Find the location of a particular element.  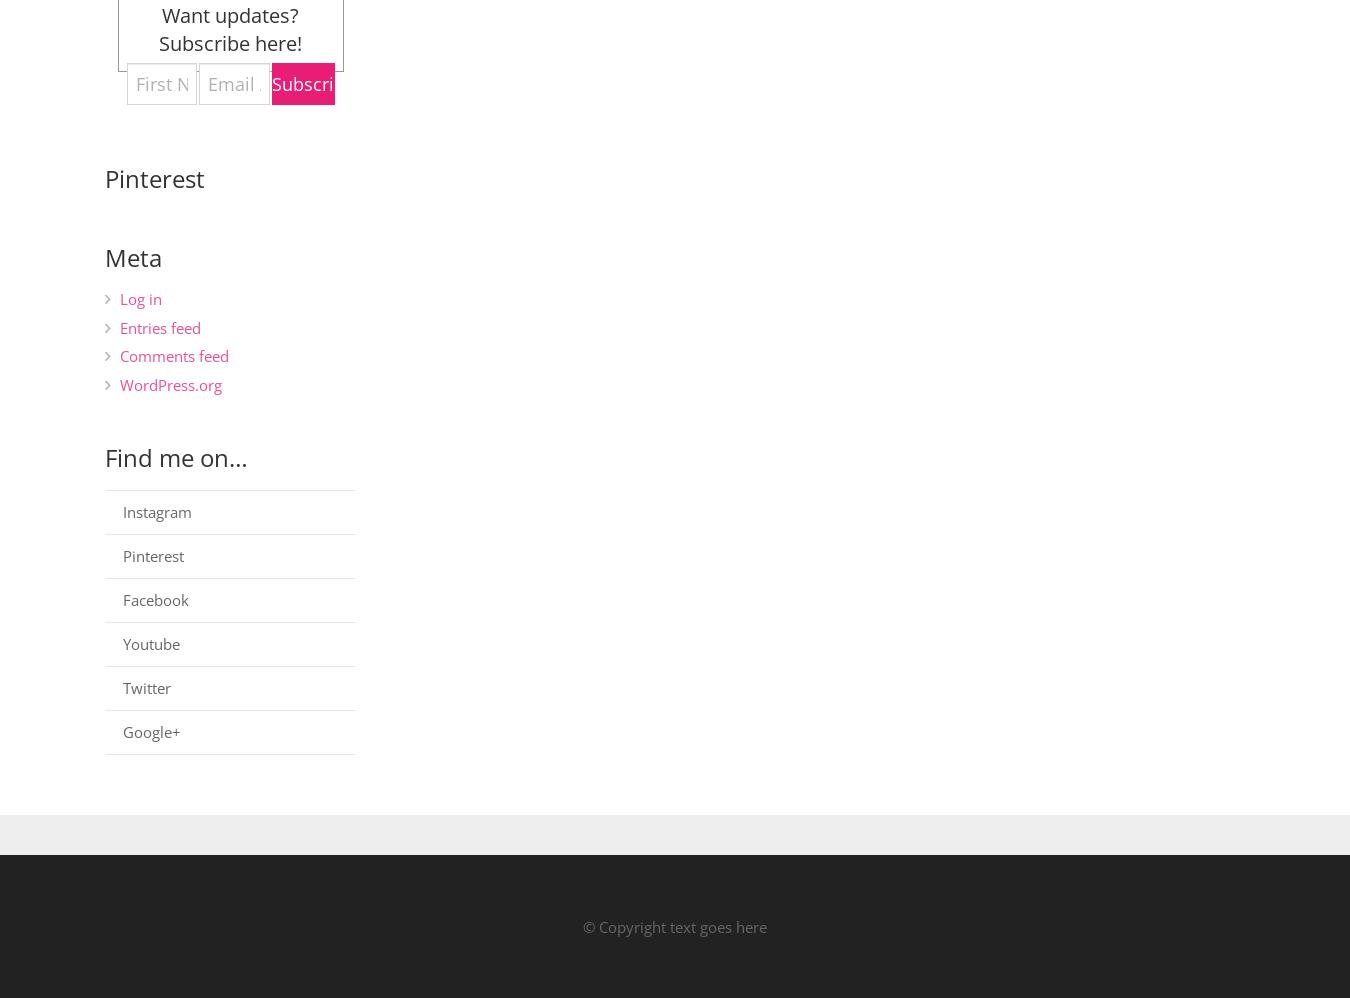

'Facebook' is located at coordinates (122, 597).